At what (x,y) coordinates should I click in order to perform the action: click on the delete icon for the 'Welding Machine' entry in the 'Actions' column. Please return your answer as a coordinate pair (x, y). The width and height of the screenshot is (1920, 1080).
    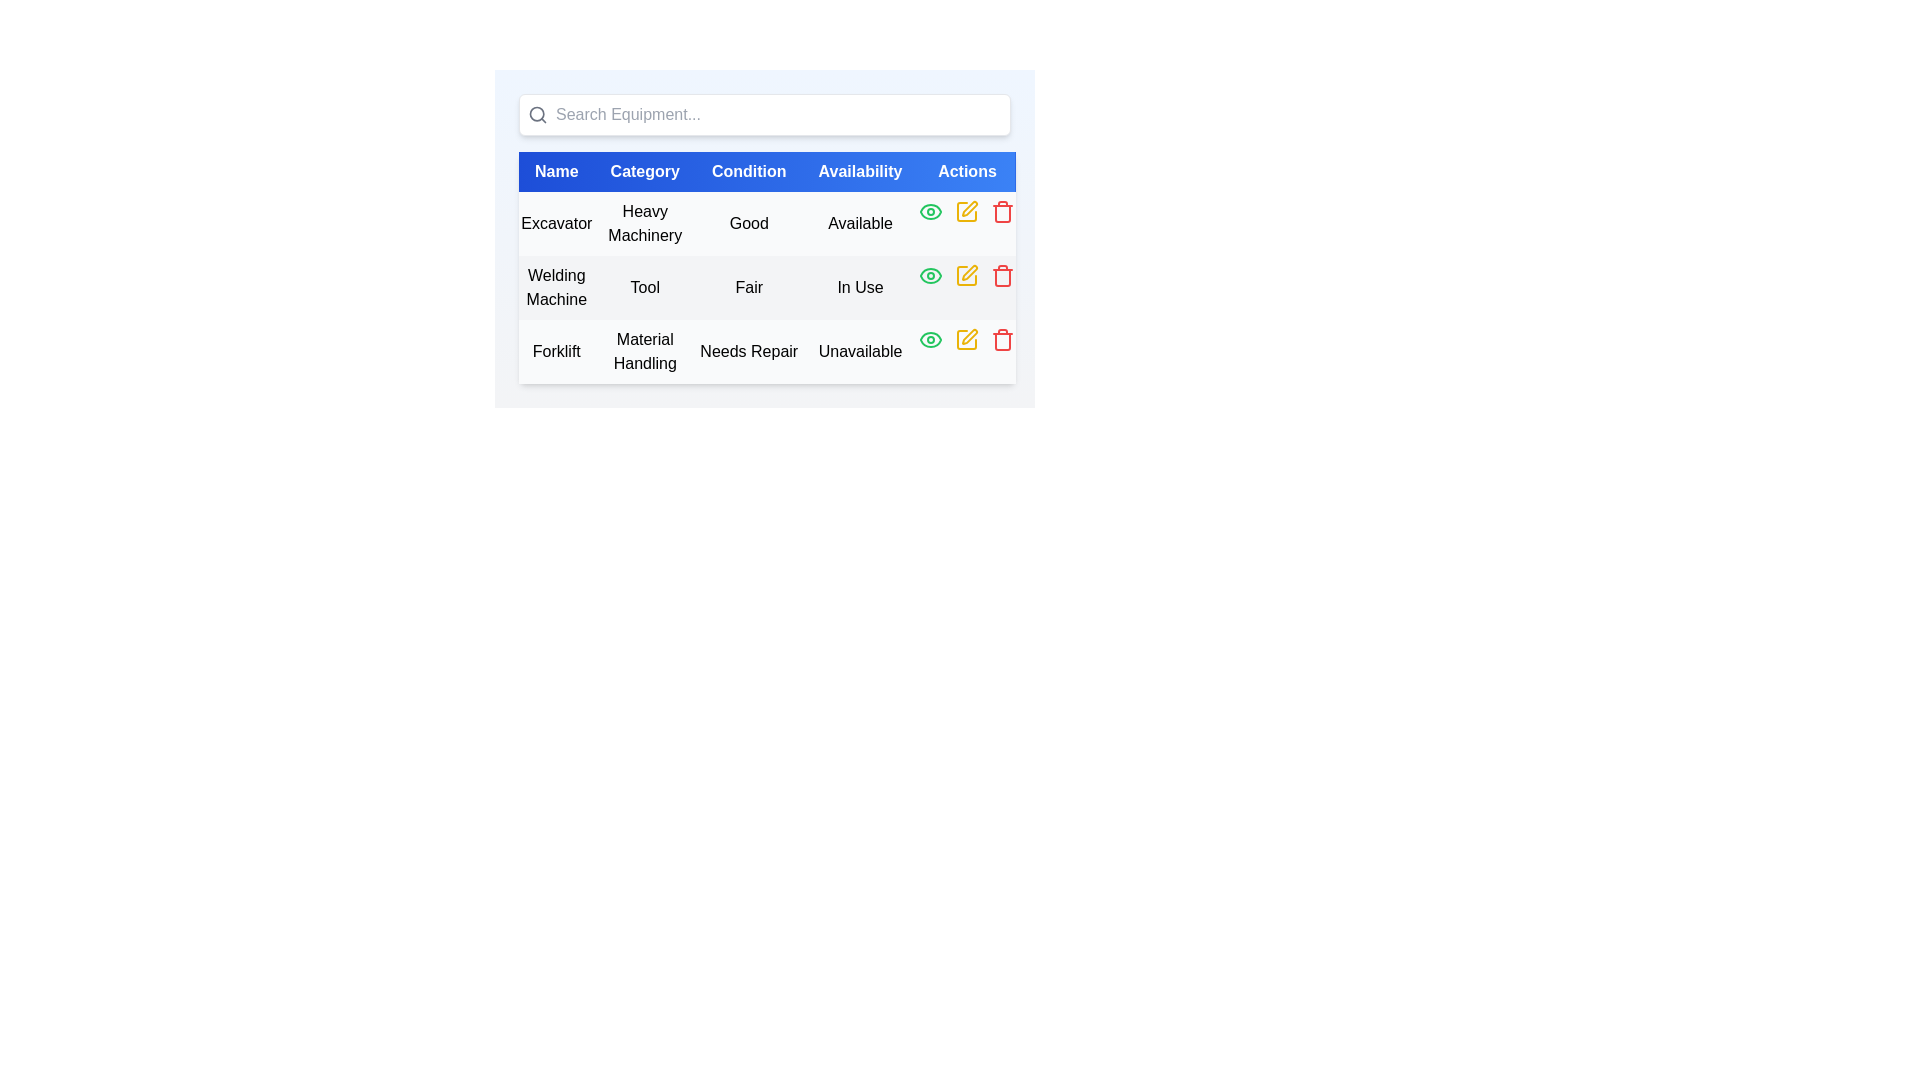
    Looking at the image, I should click on (1003, 277).